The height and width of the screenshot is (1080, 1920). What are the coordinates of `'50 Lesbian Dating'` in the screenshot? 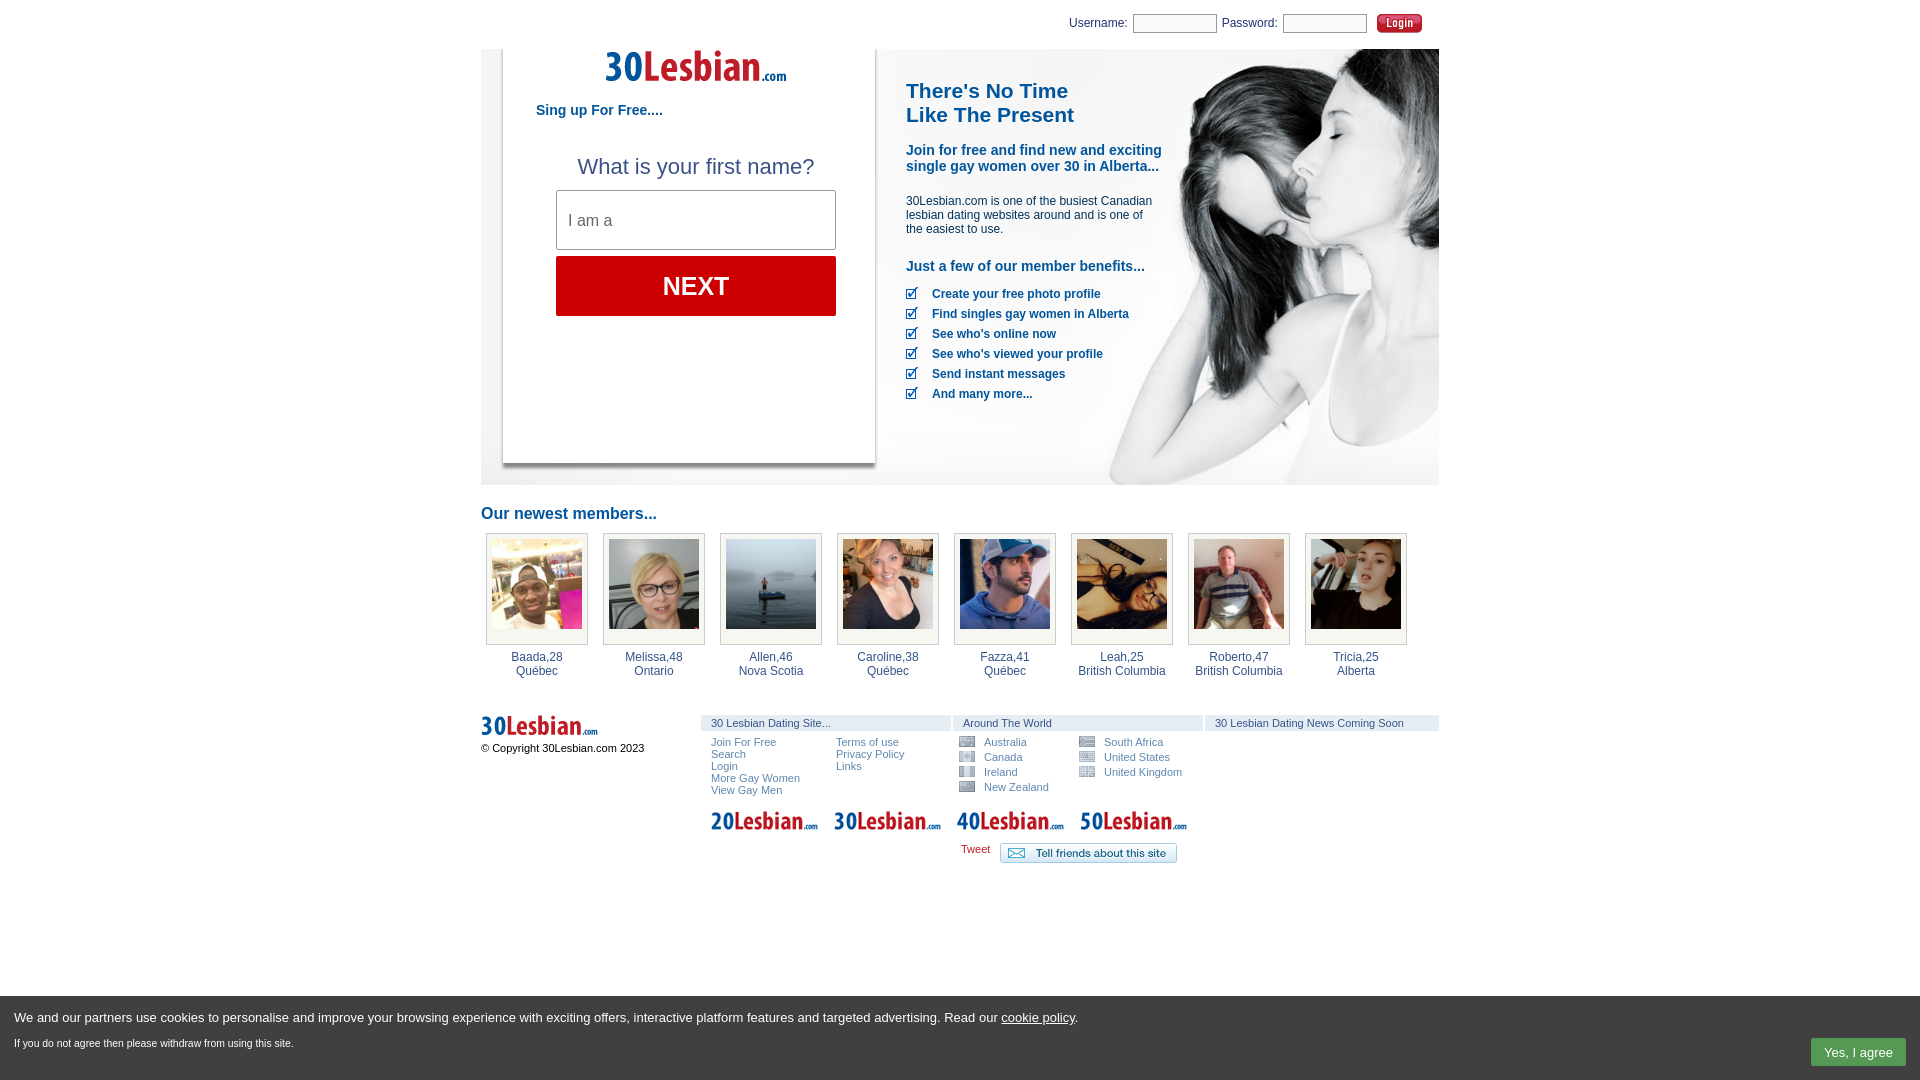 It's located at (1133, 832).